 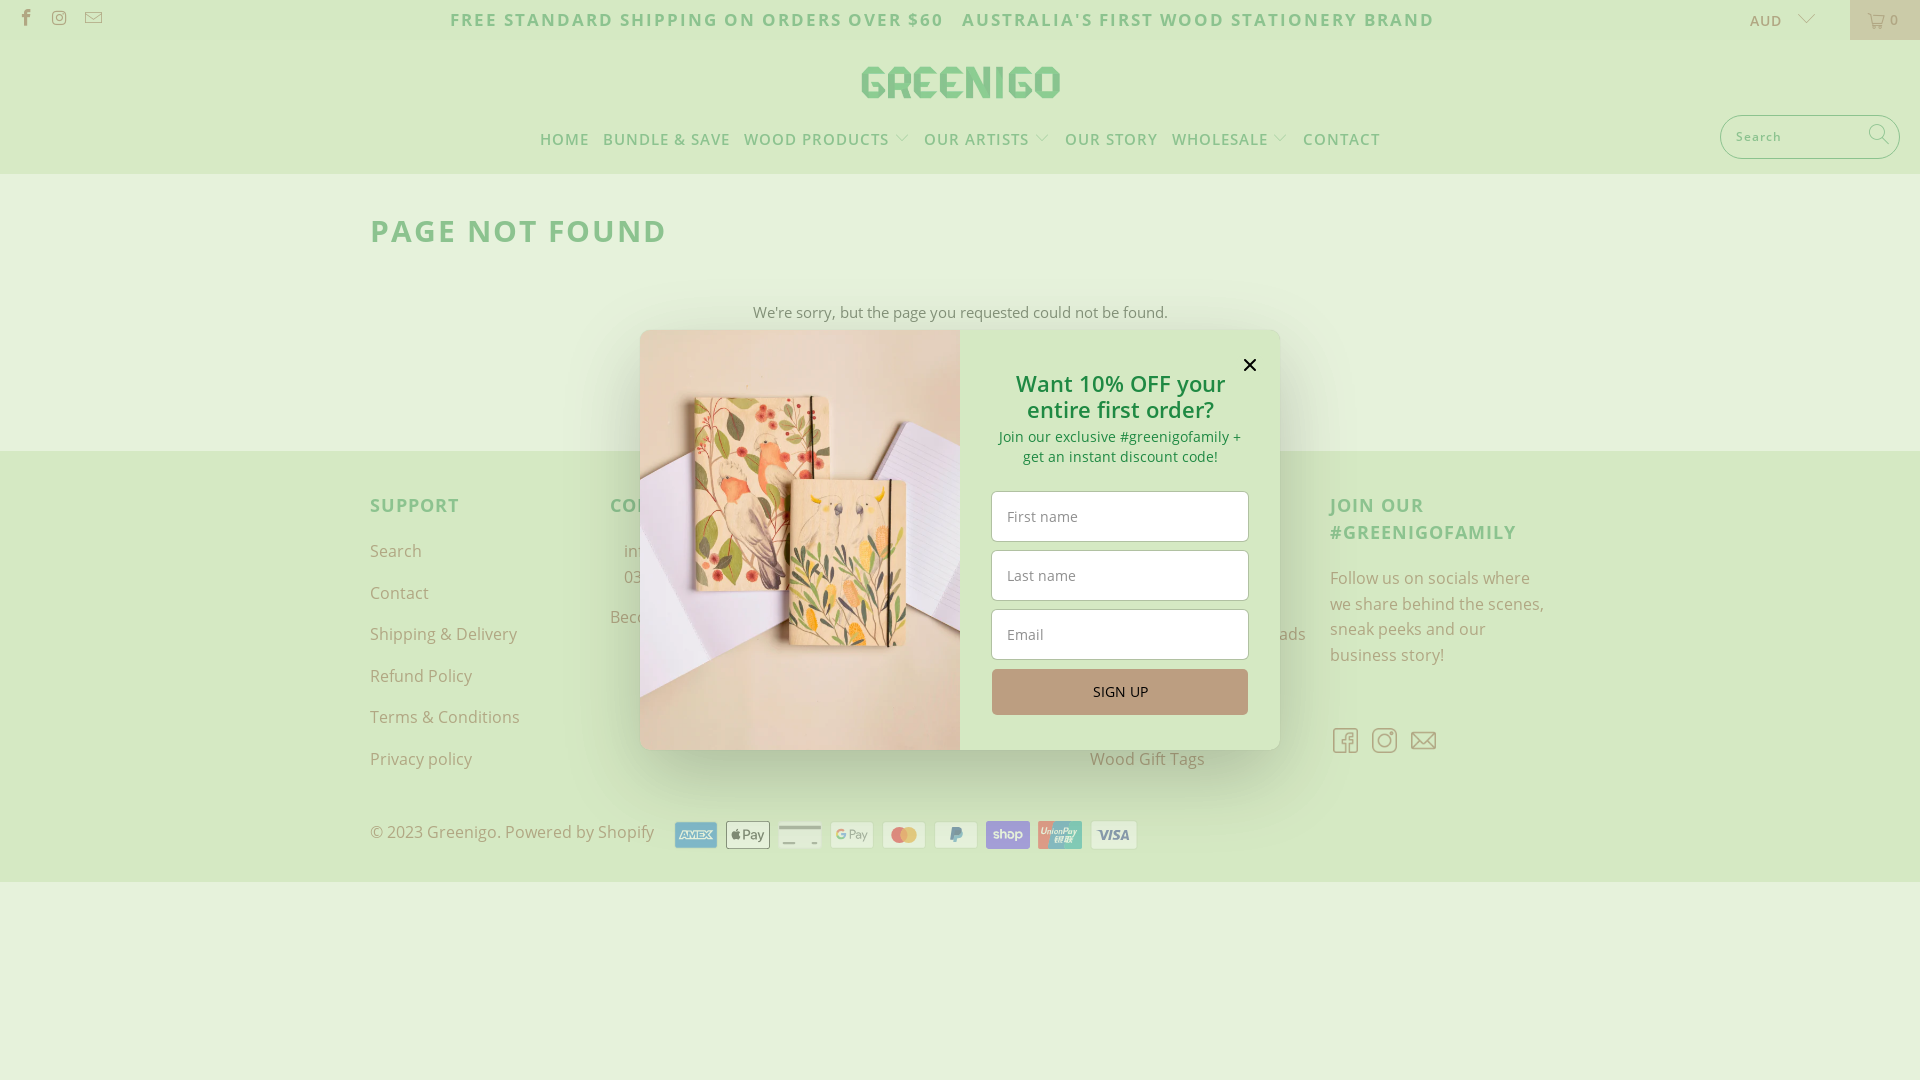 I want to click on 'Shipping & Delivery', so click(x=442, y=633).